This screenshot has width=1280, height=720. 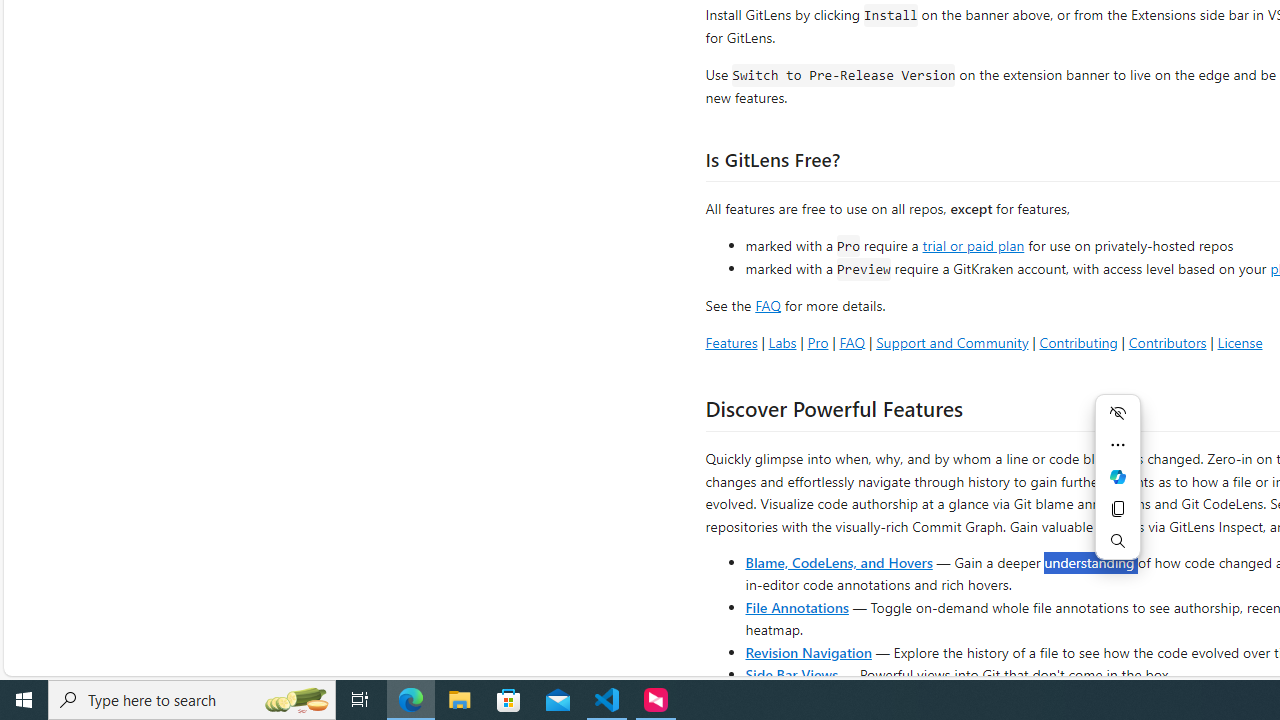 What do you see at coordinates (795, 605) in the screenshot?
I see `'File Annotations'` at bounding box center [795, 605].